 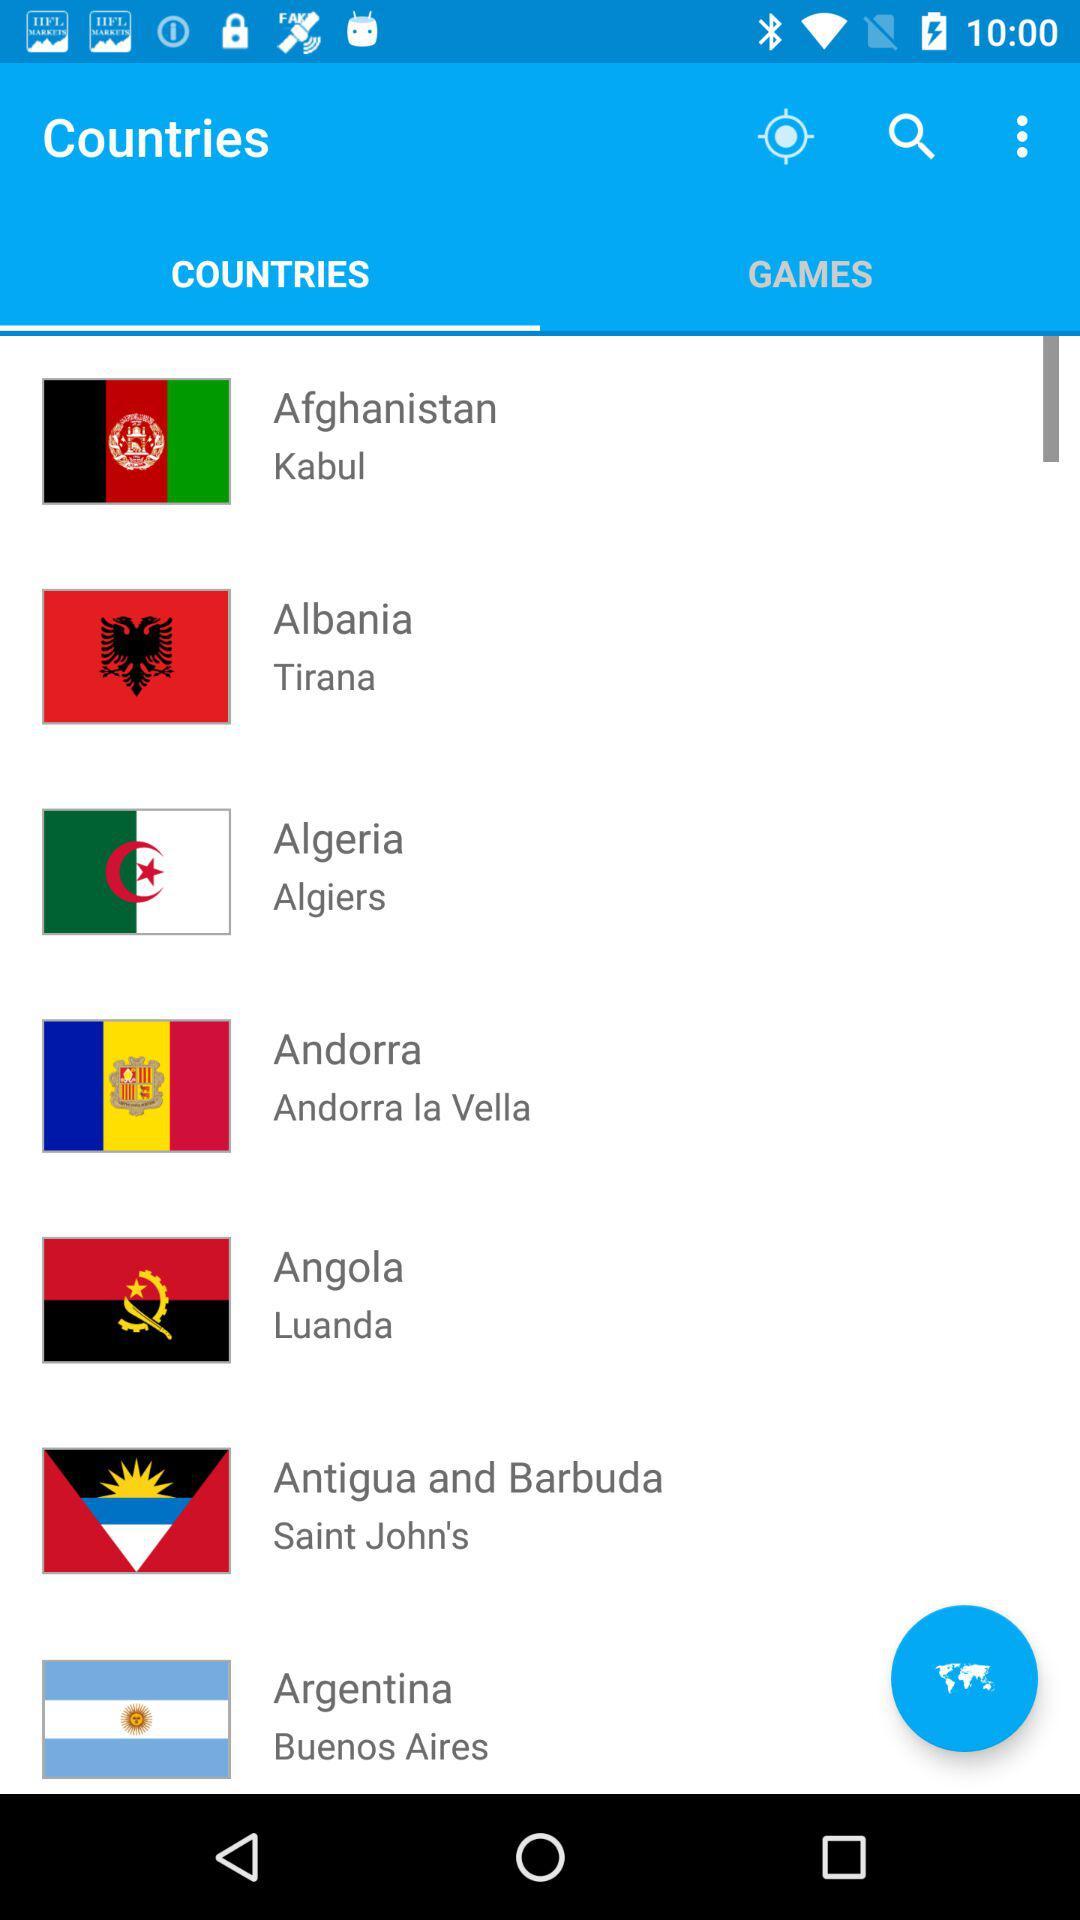 I want to click on icon above the saint john's item, so click(x=468, y=1457).